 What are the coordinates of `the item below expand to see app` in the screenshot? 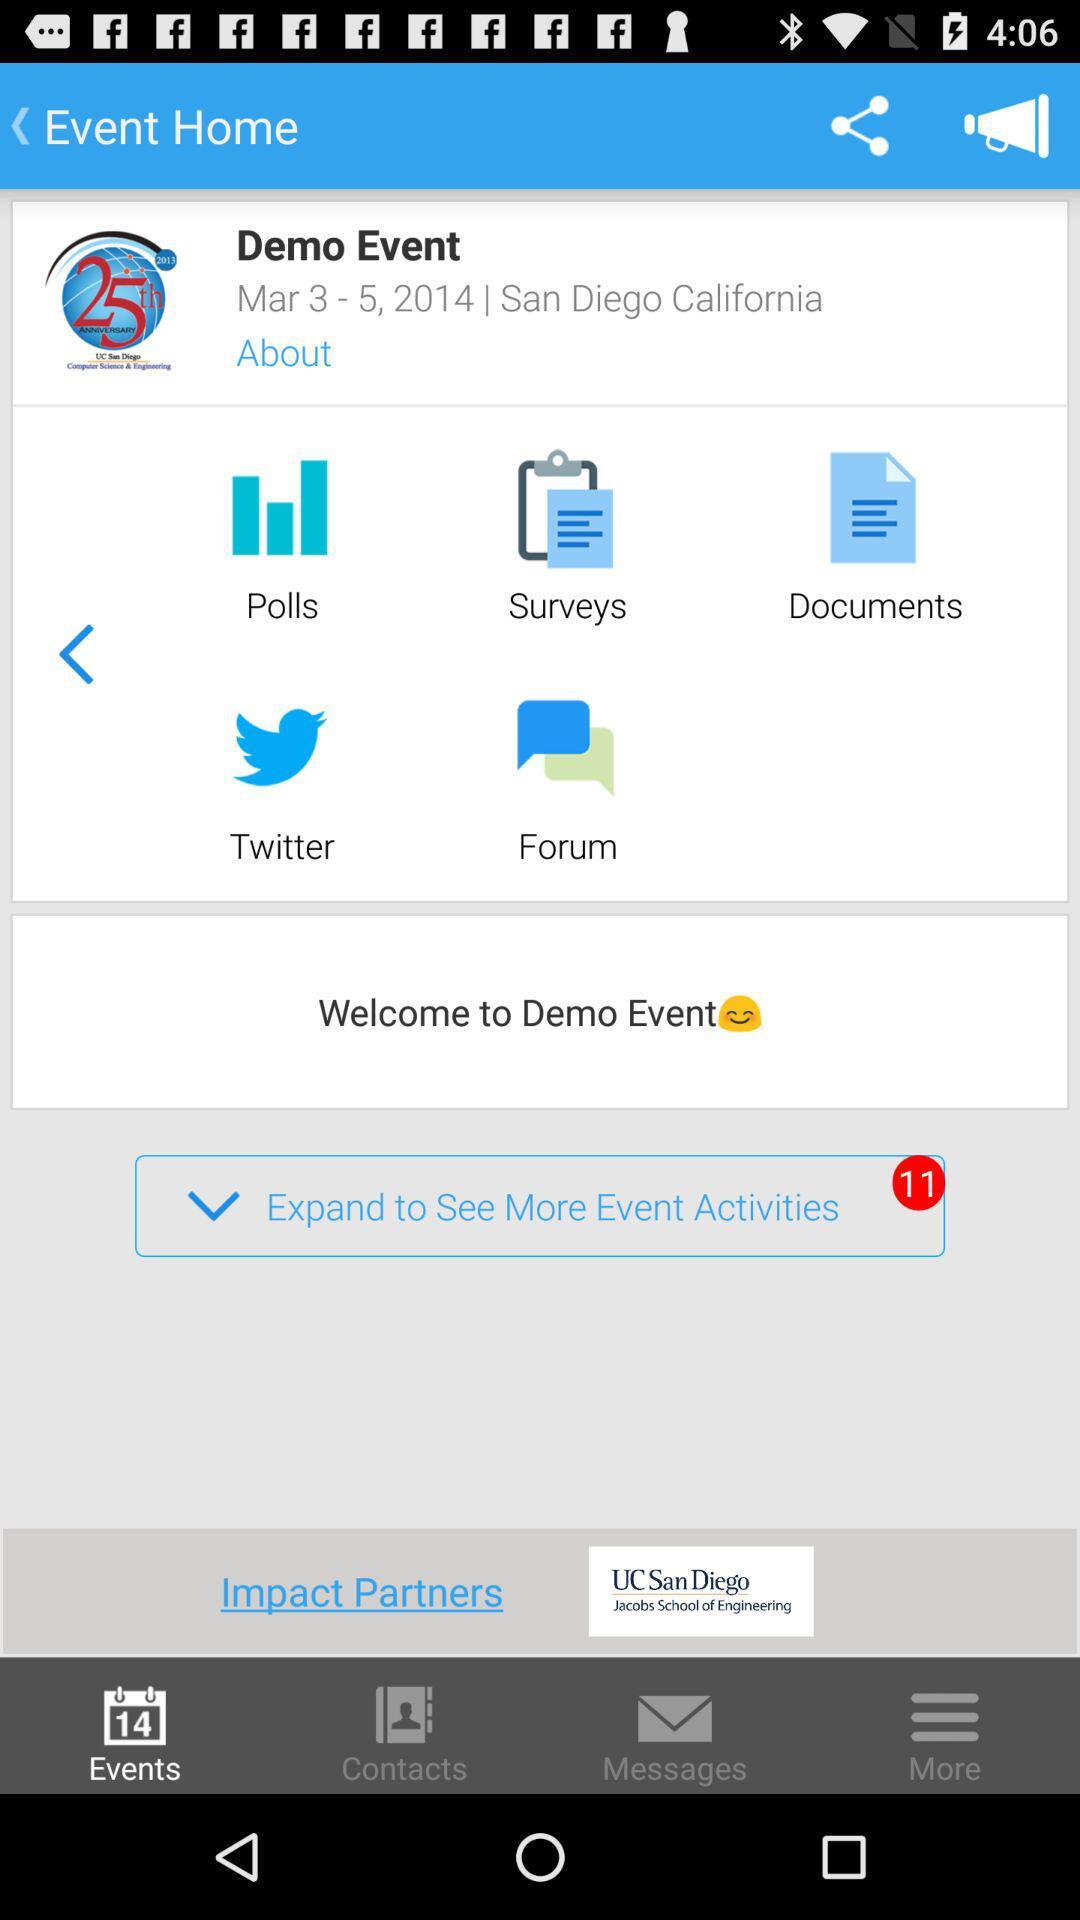 It's located at (369, 1590).